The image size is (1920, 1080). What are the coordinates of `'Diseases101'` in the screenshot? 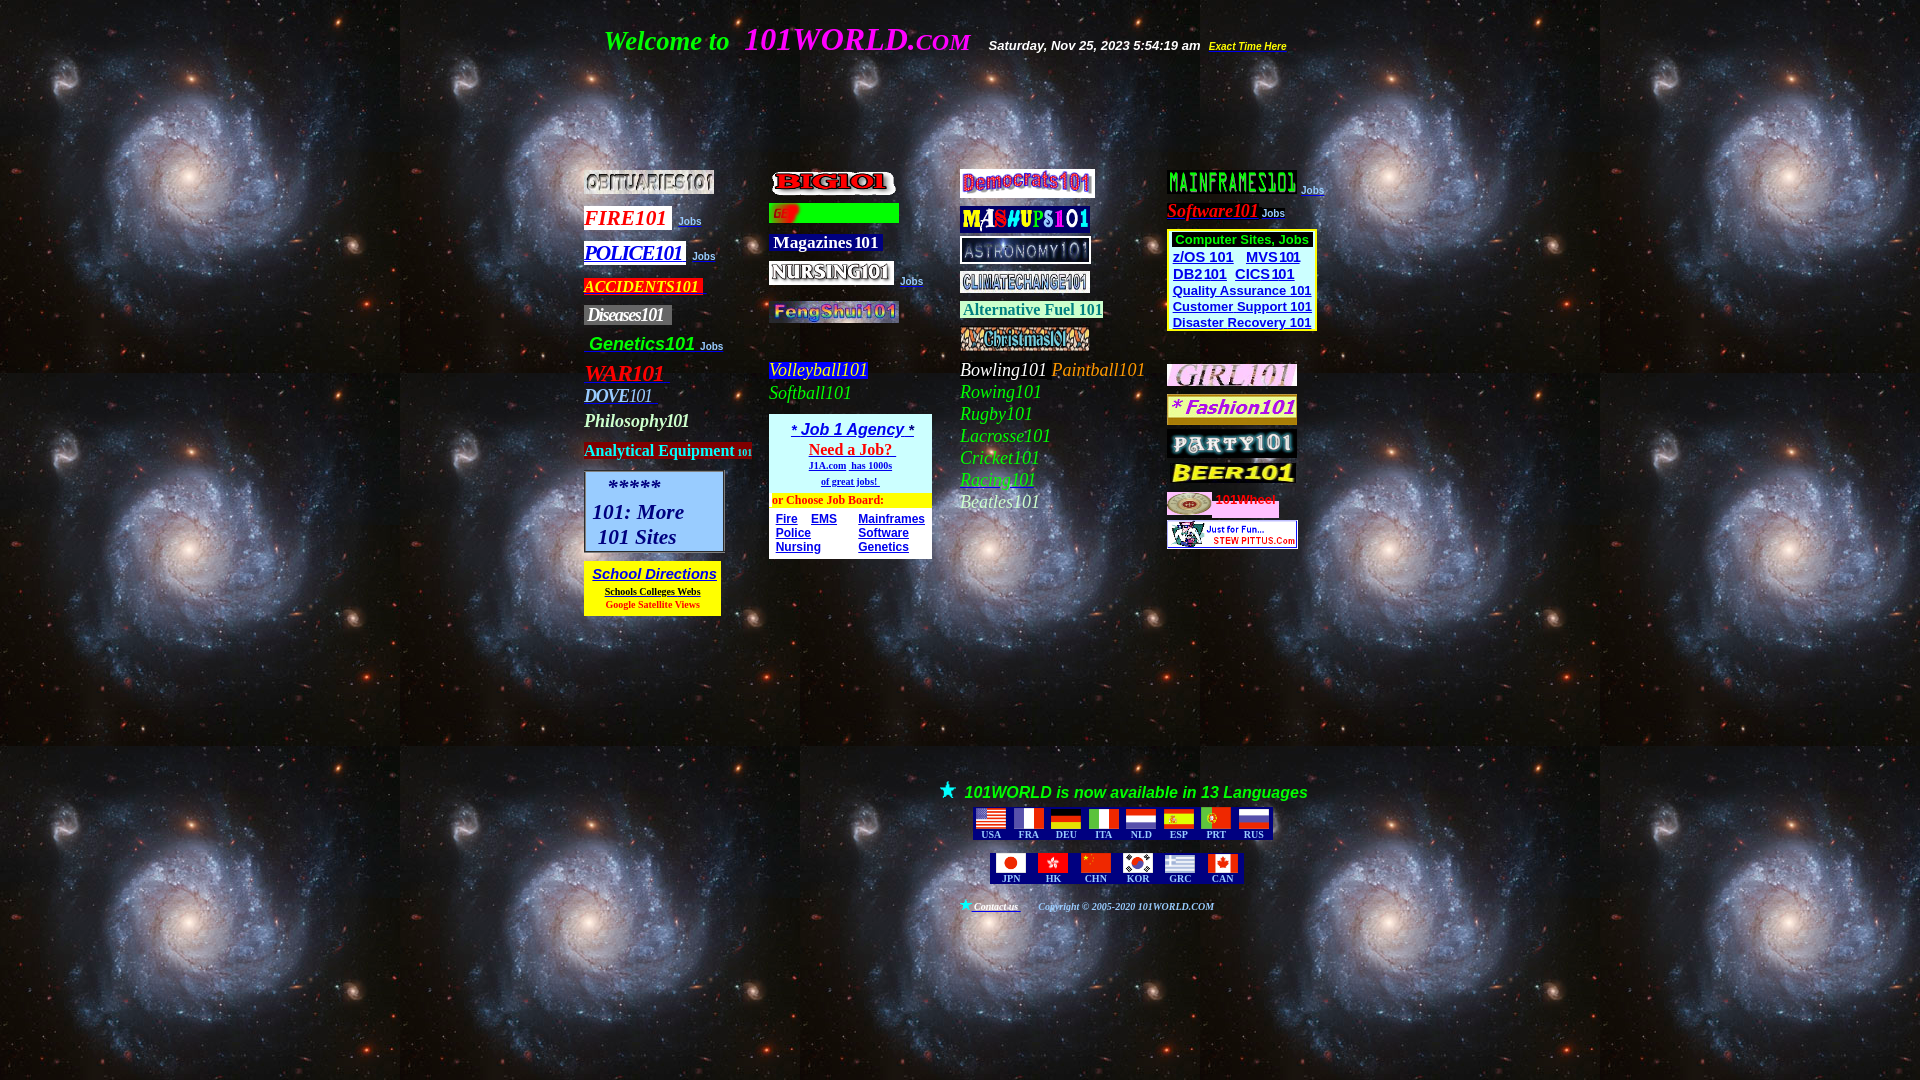 It's located at (626, 315).